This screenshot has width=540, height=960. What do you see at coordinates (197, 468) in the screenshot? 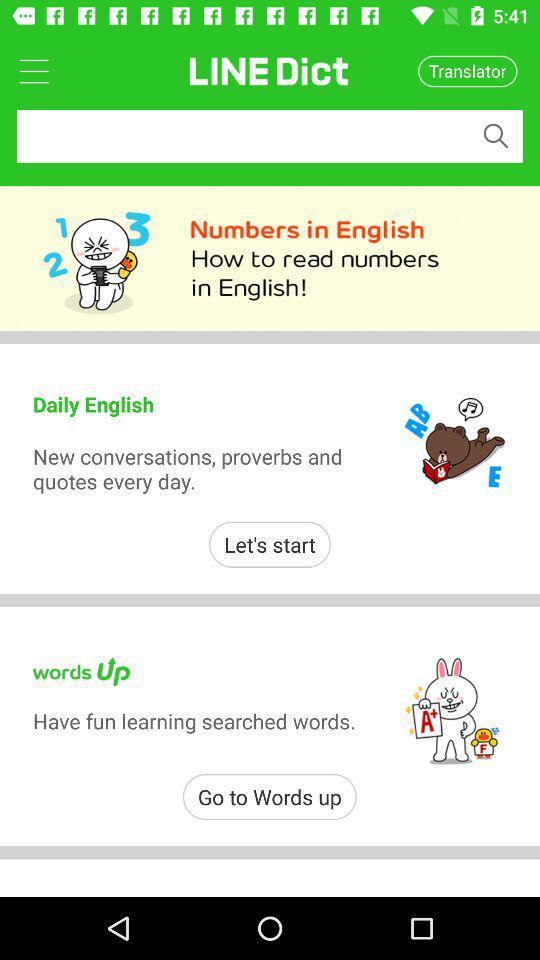
I see `item below the daily english icon` at bounding box center [197, 468].